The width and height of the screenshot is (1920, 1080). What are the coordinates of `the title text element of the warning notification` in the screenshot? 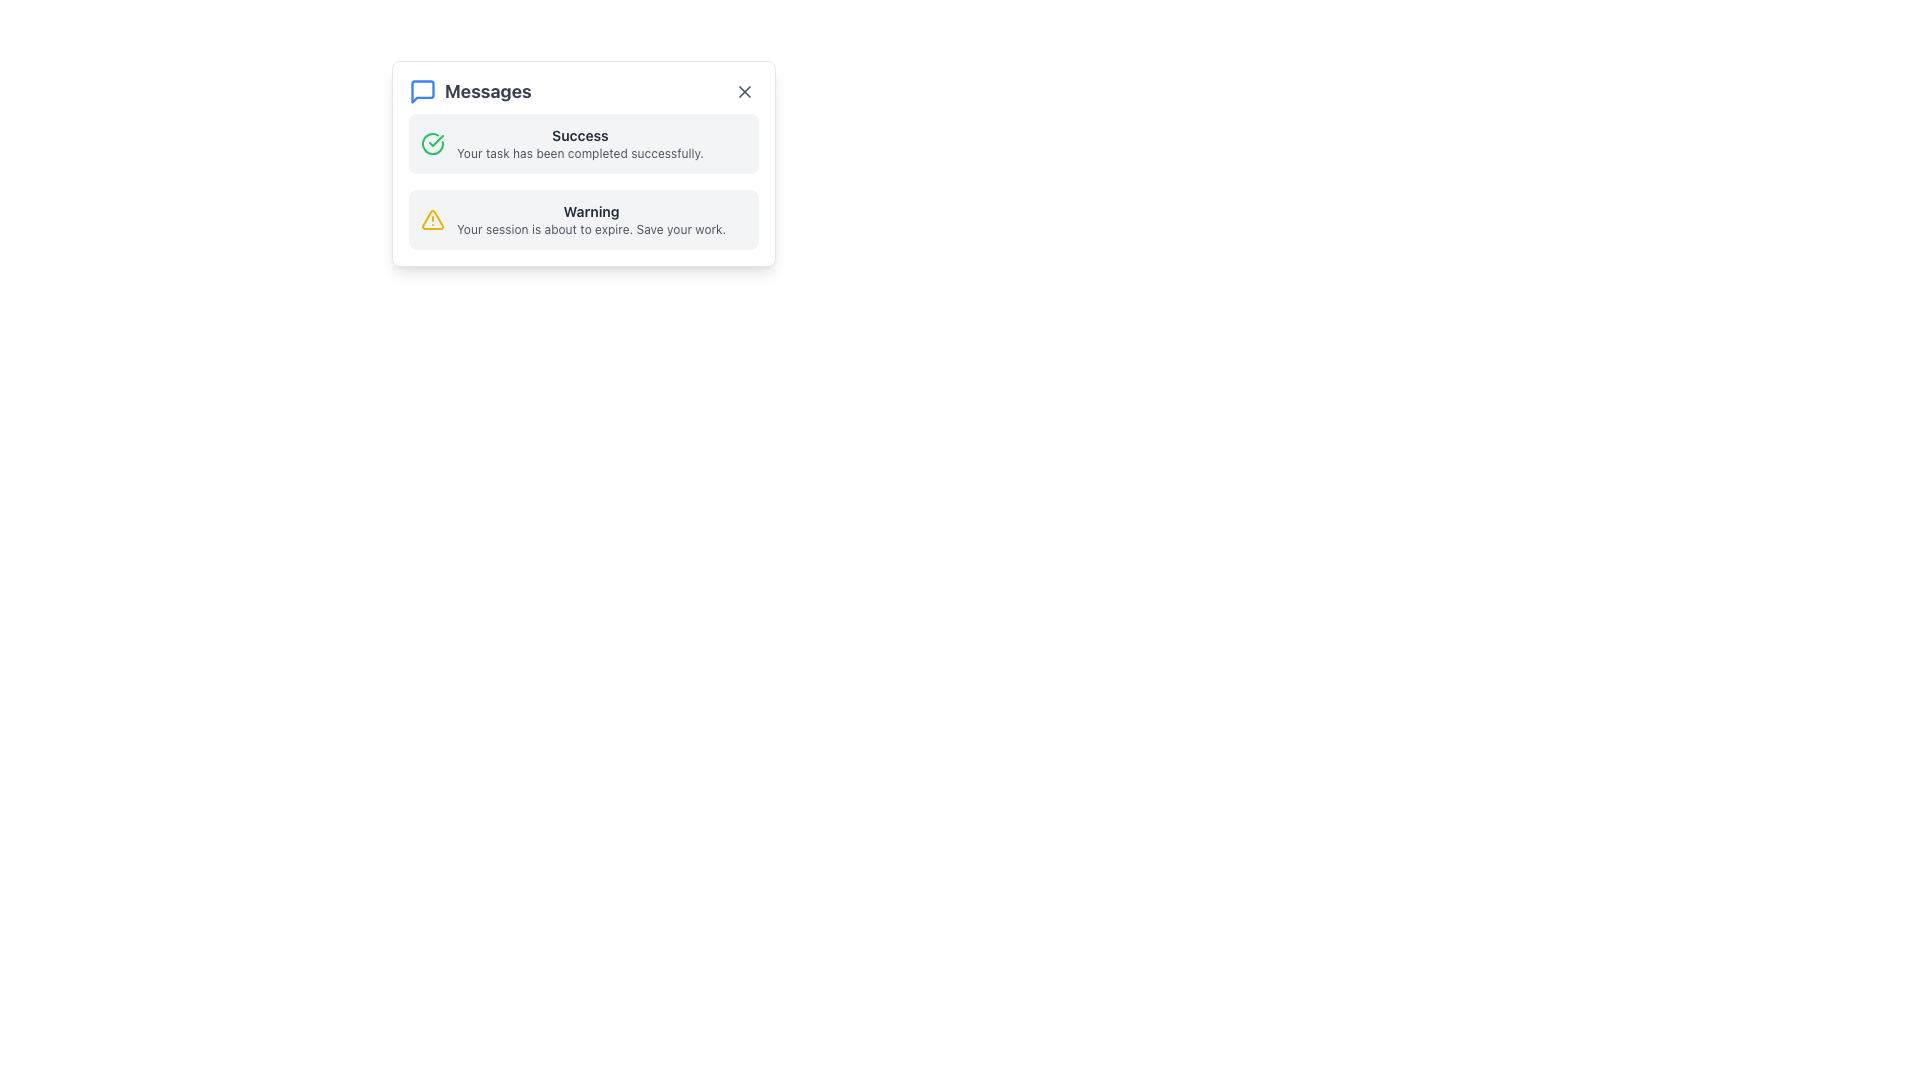 It's located at (590, 212).